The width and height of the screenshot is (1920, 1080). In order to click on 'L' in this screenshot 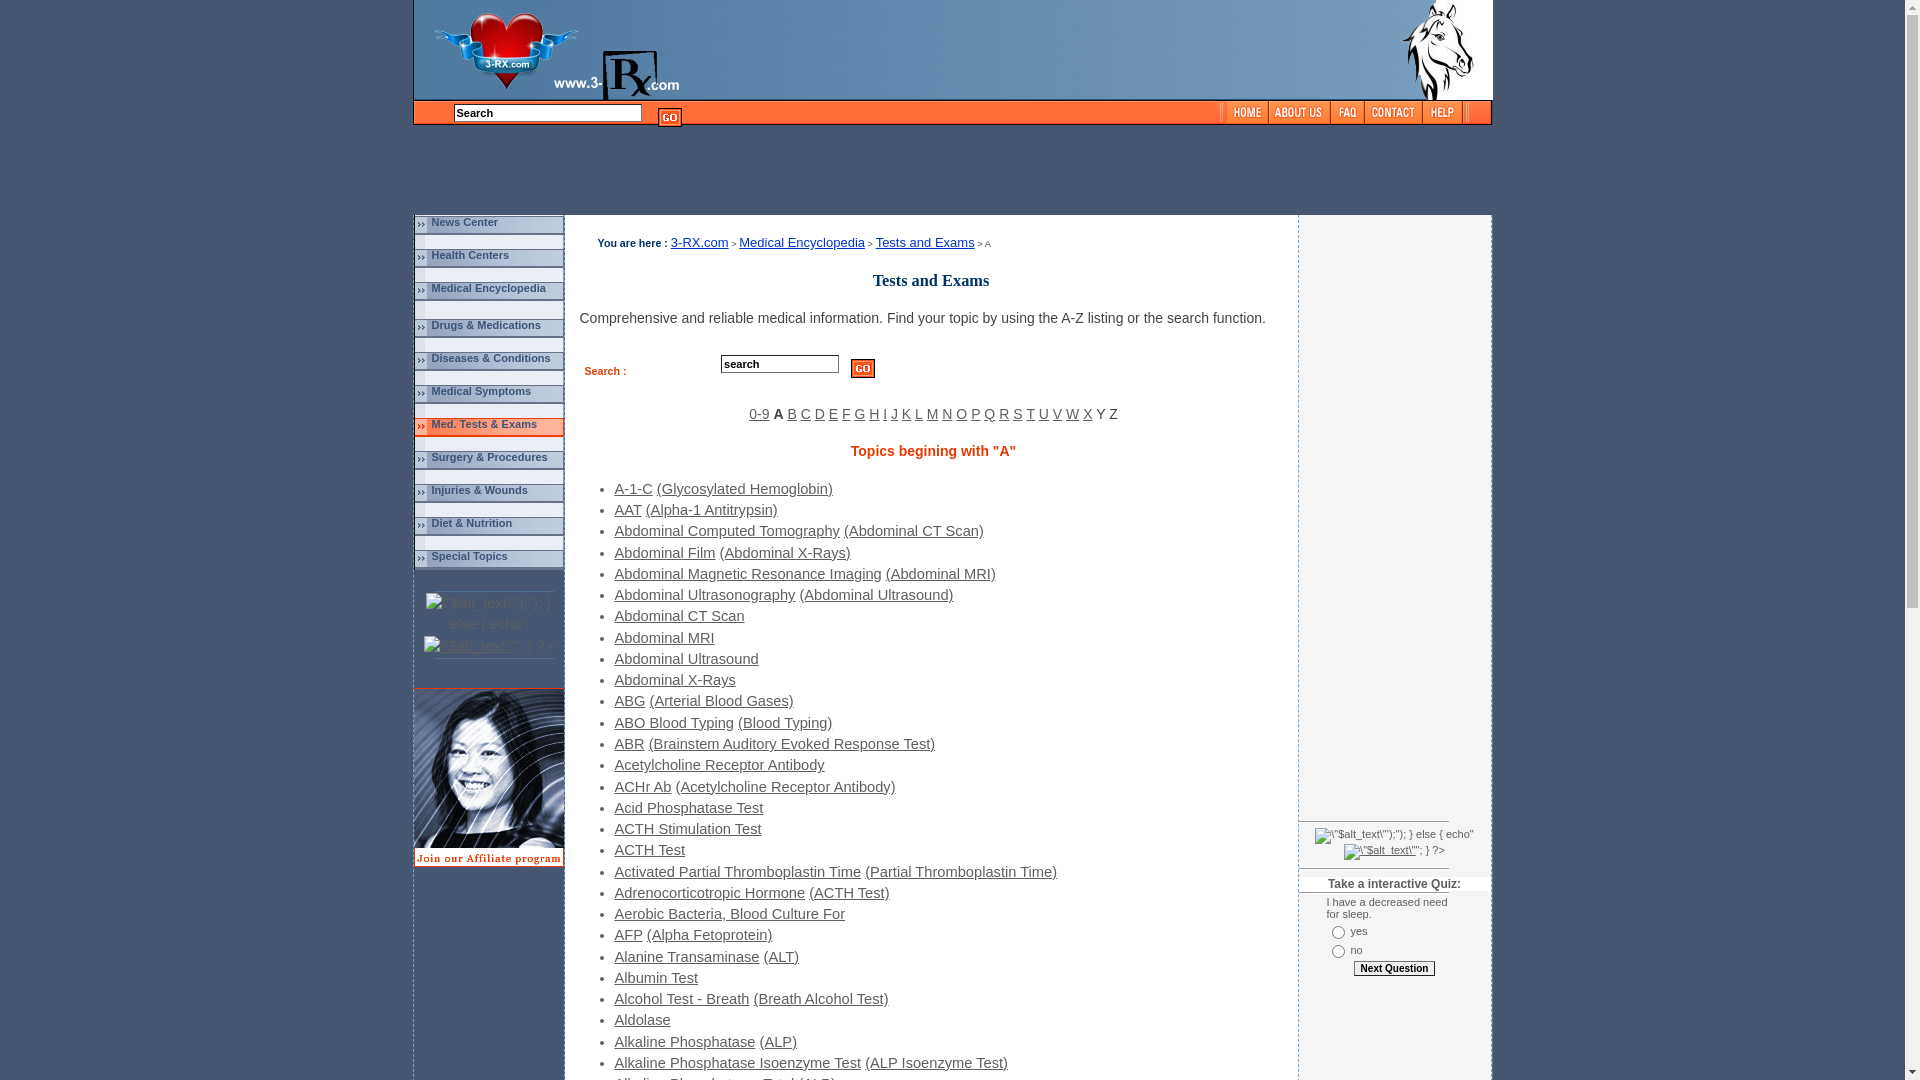, I will do `click(917, 412)`.